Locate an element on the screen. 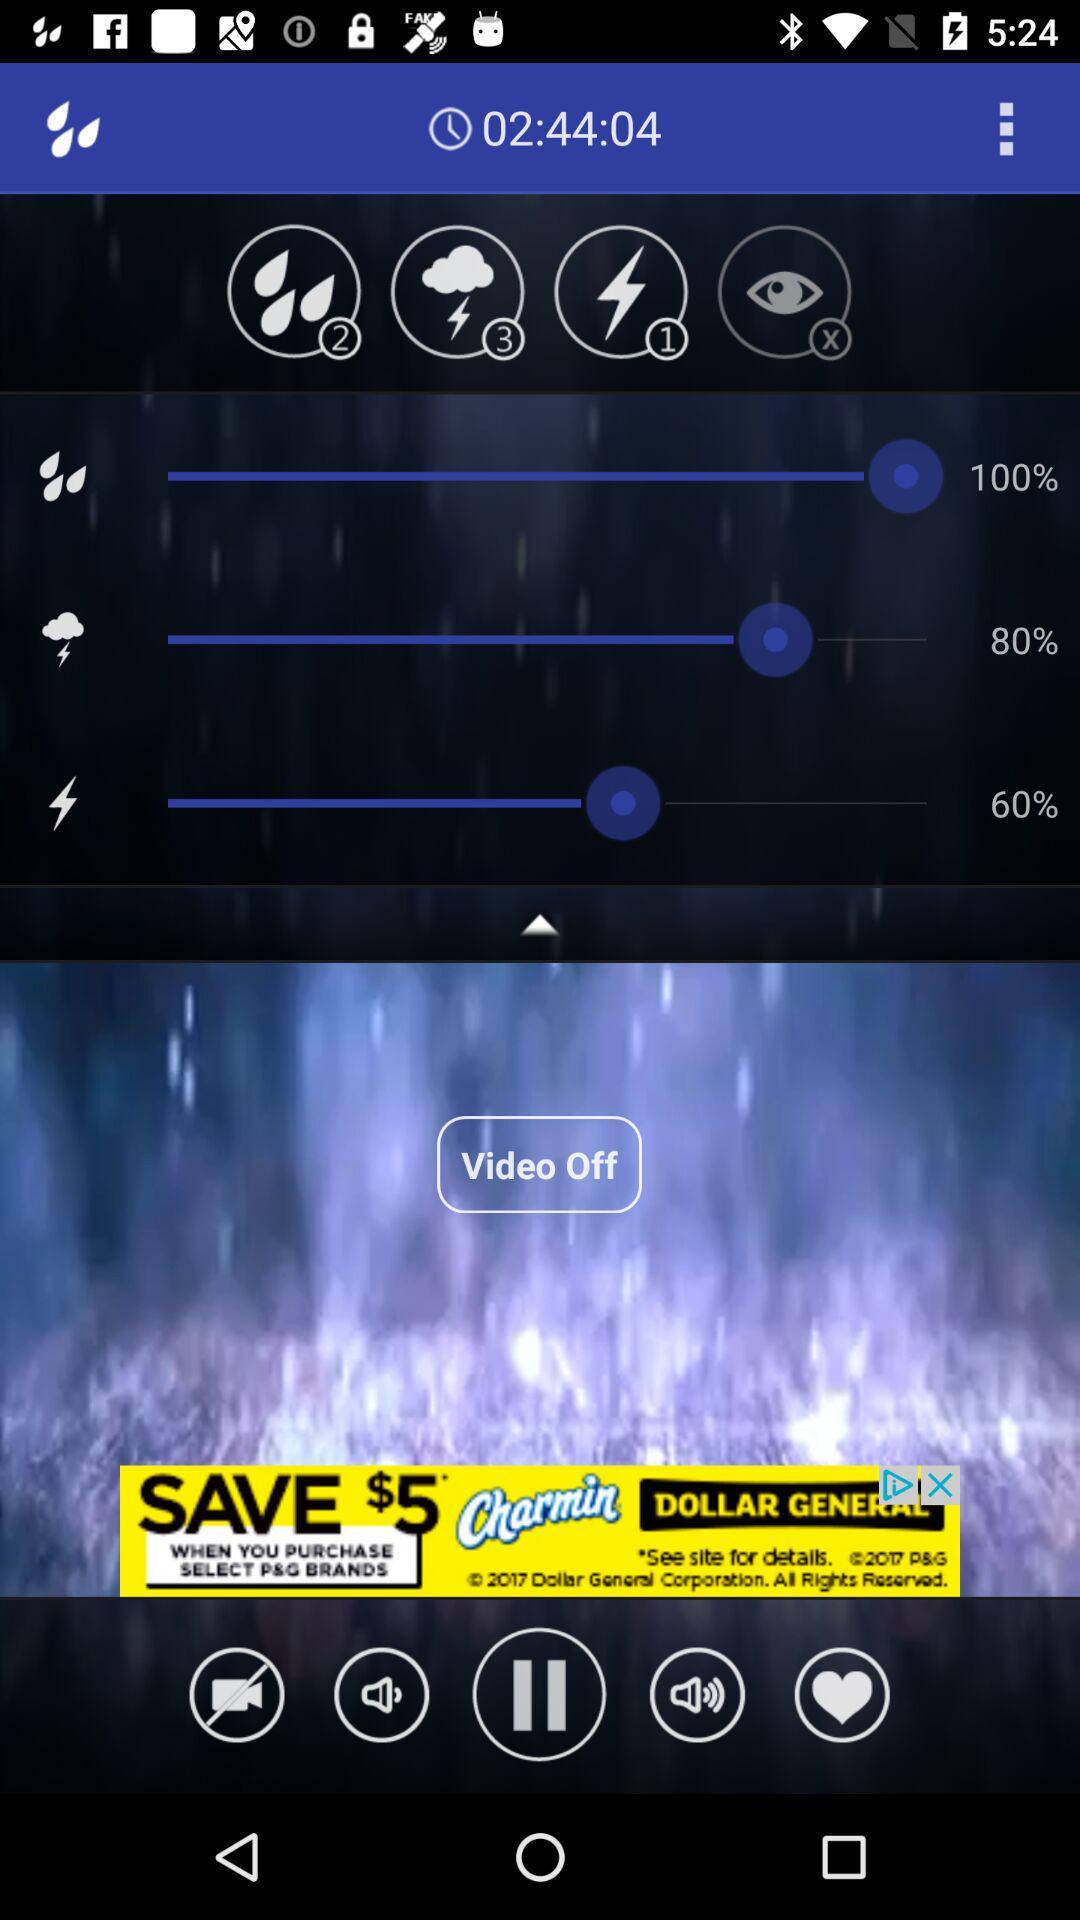 The width and height of the screenshot is (1080, 1920). the chat icon is located at coordinates (381, 1693).